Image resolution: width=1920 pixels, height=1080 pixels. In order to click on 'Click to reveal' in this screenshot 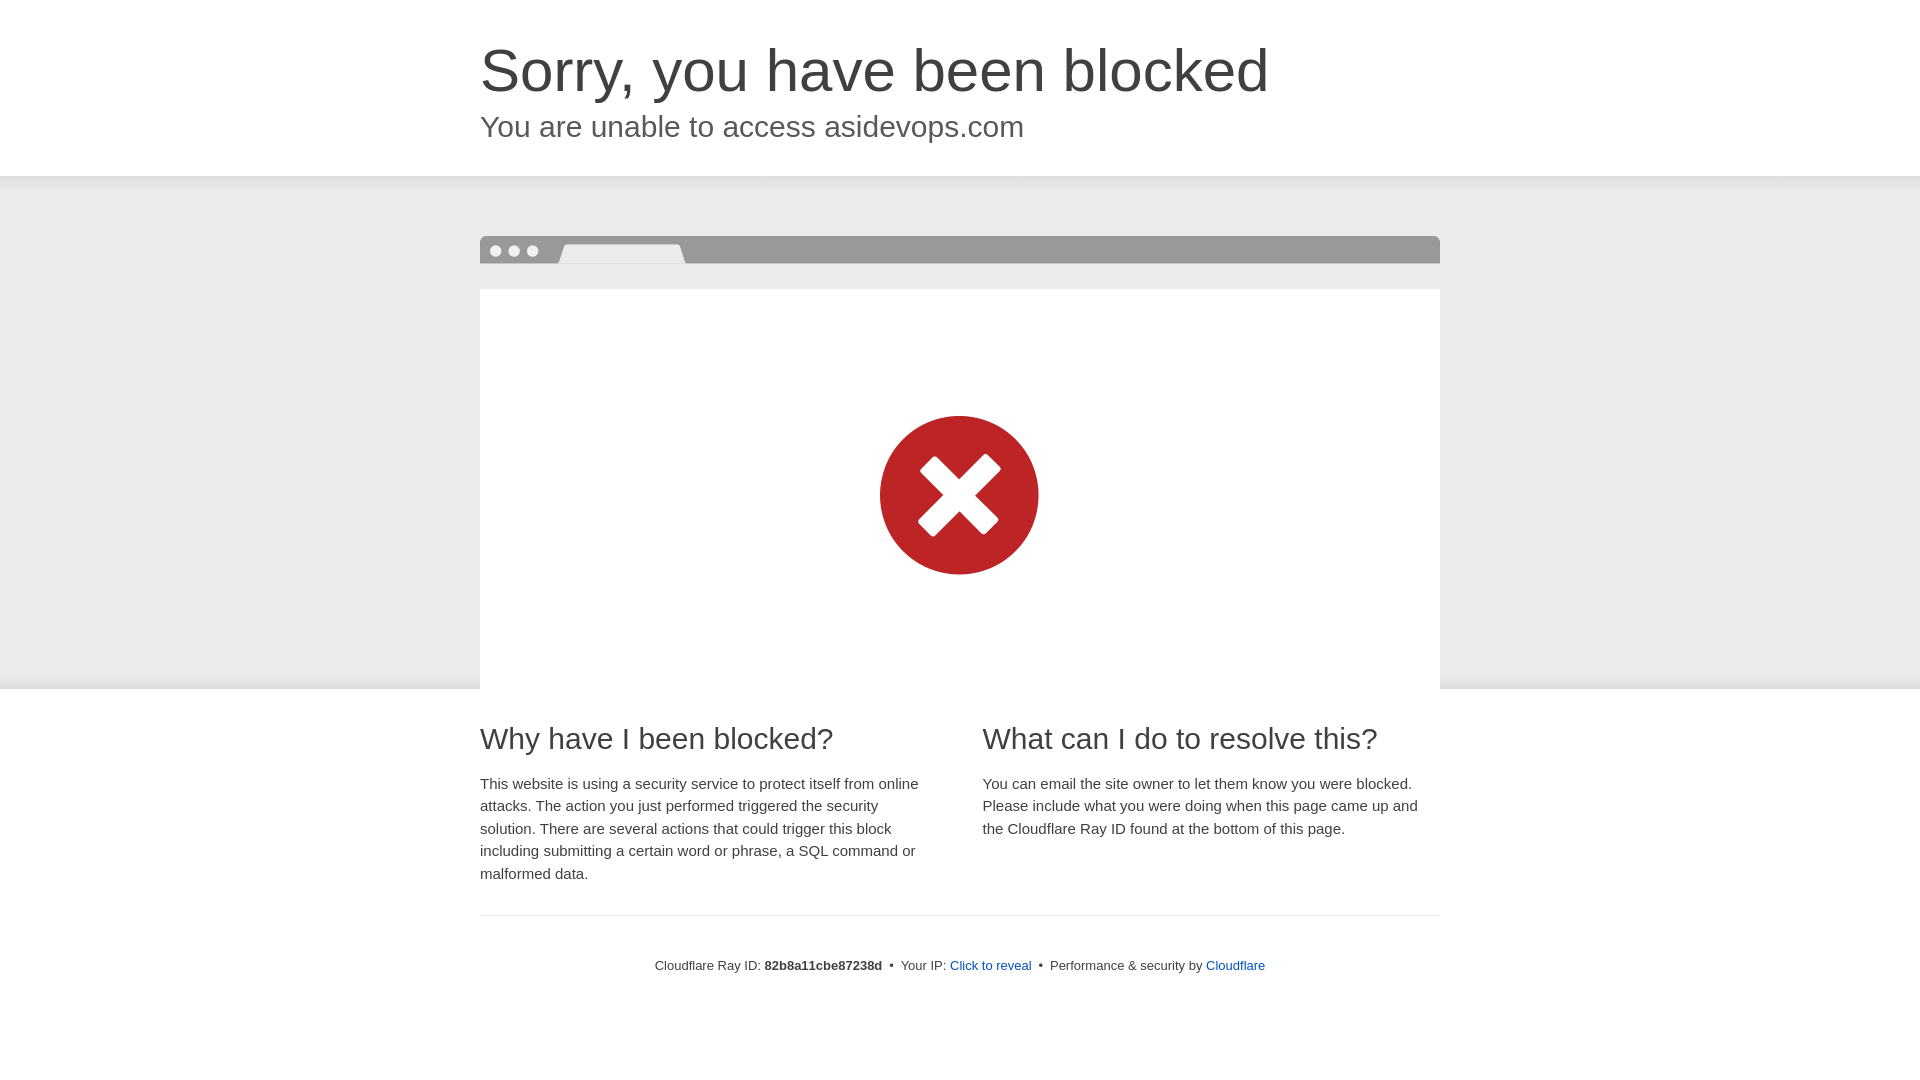, I will do `click(949, 964)`.